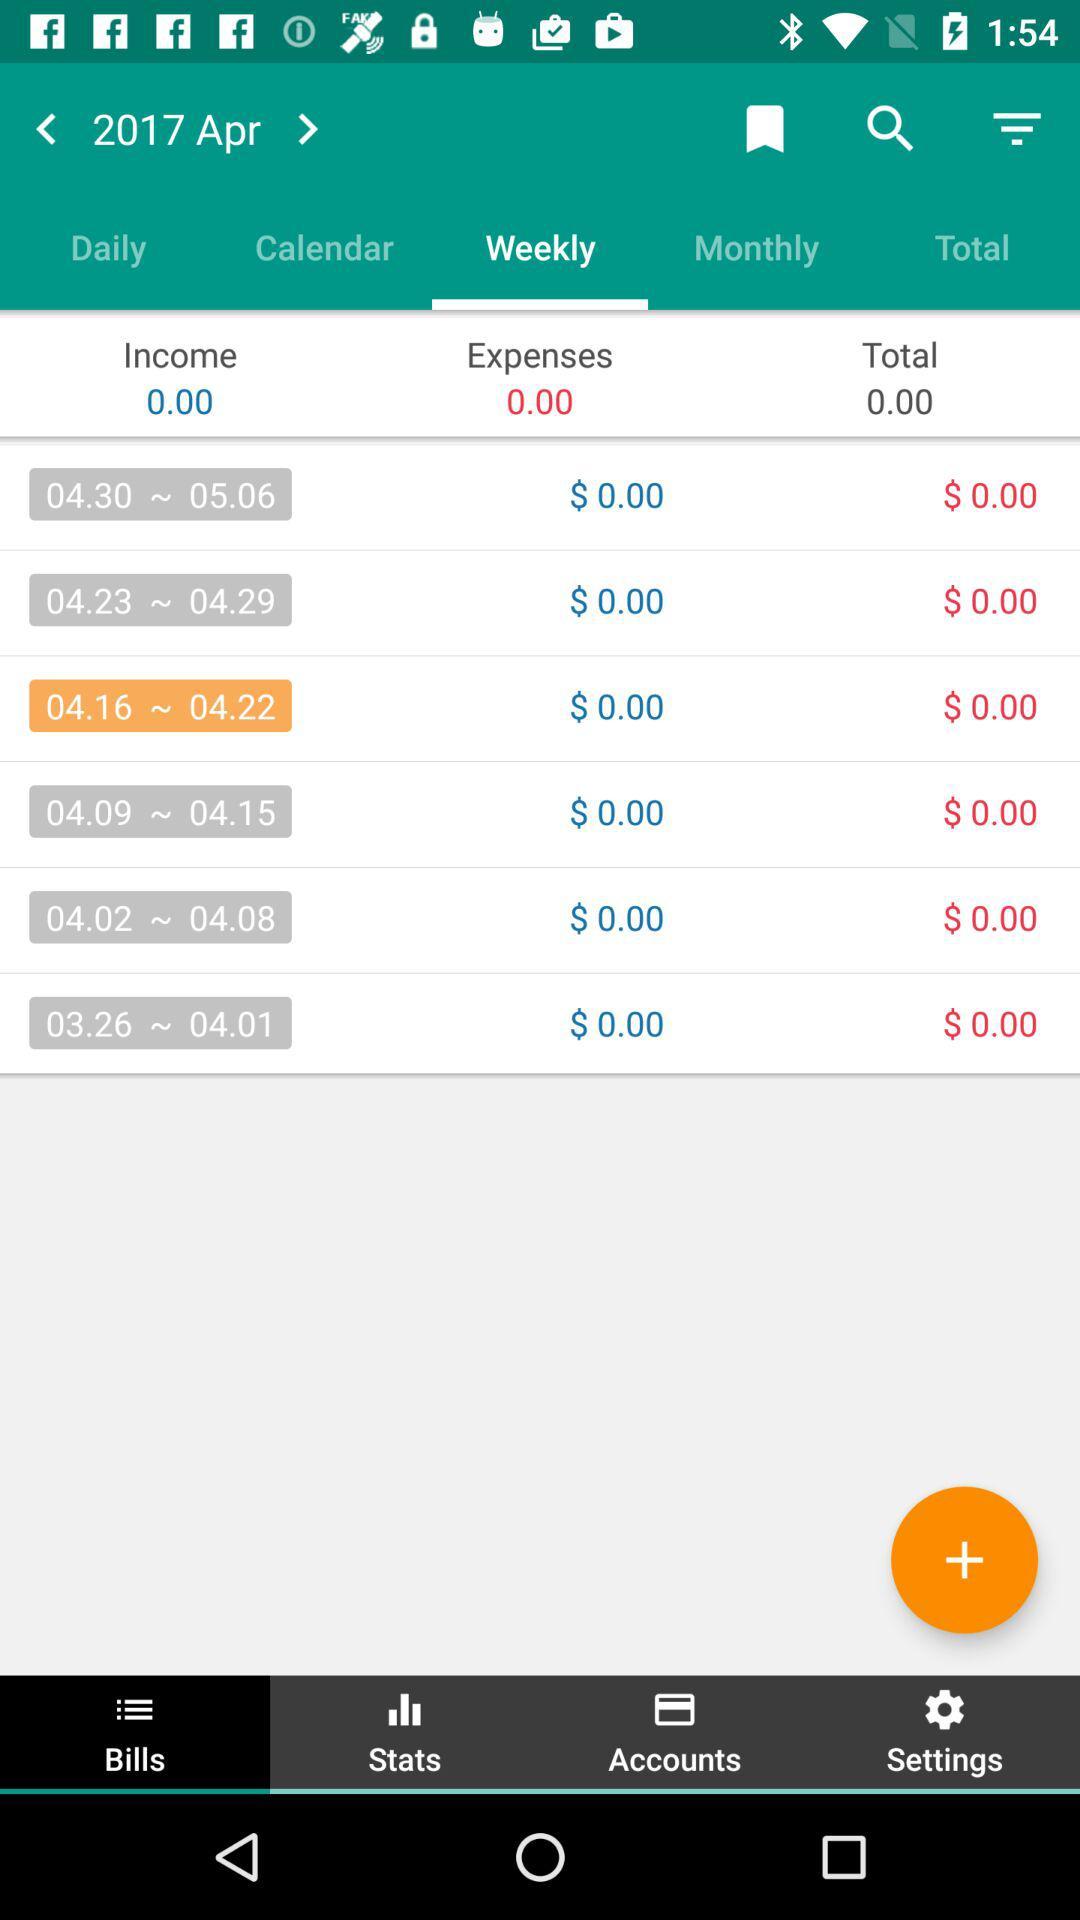 The width and height of the screenshot is (1080, 1920). What do you see at coordinates (307, 127) in the screenshot?
I see `next` at bounding box center [307, 127].